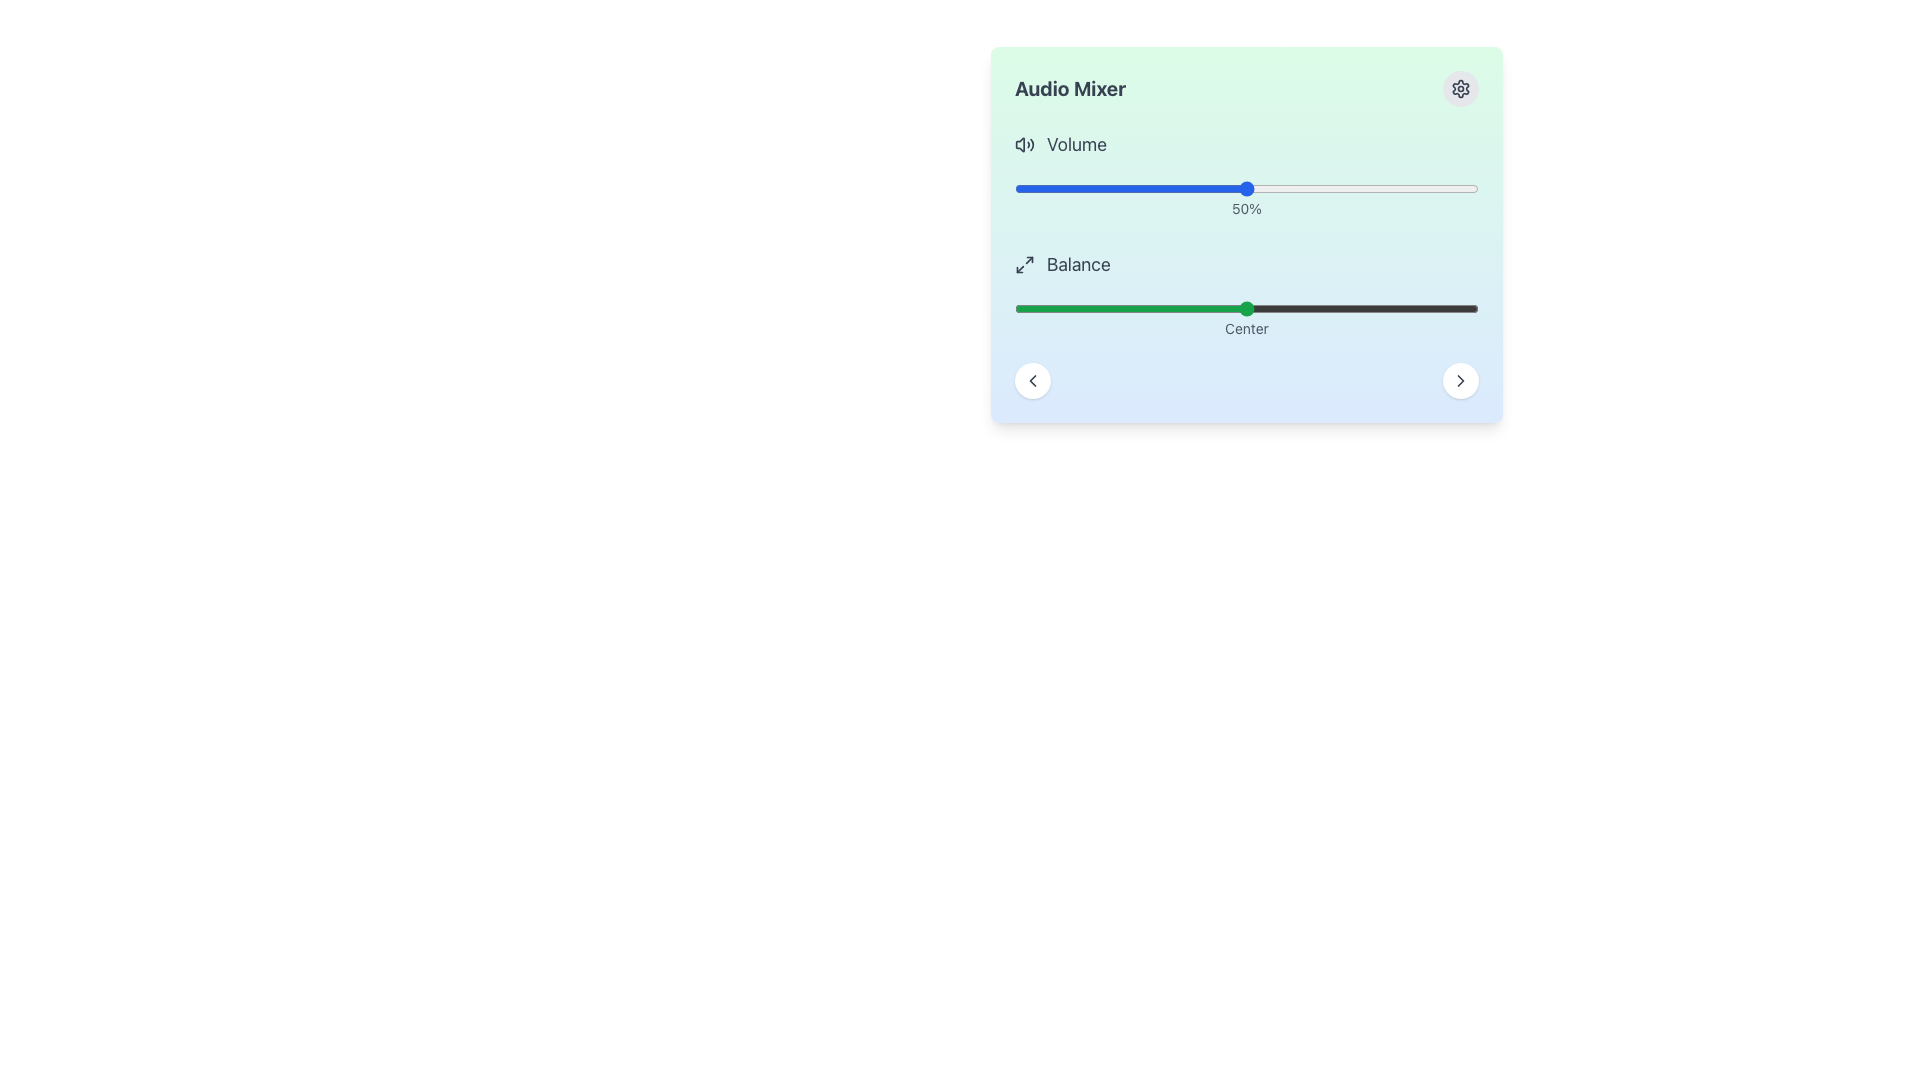  I want to click on the left-pointing chevron button, which is a triangular graphic element enclosed within a square, so click(1032, 381).